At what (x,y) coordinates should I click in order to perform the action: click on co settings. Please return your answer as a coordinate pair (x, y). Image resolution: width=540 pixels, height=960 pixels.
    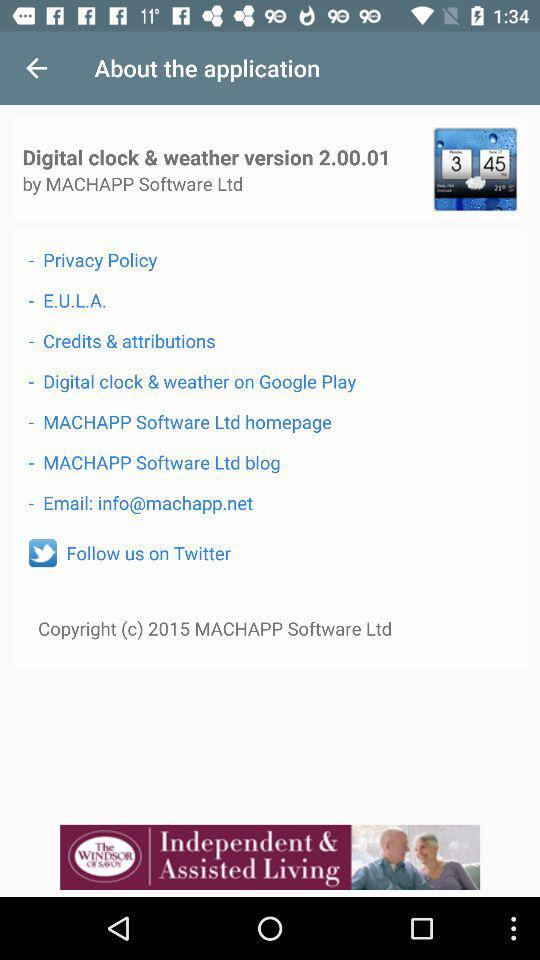
    Looking at the image, I should click on (474, 168).